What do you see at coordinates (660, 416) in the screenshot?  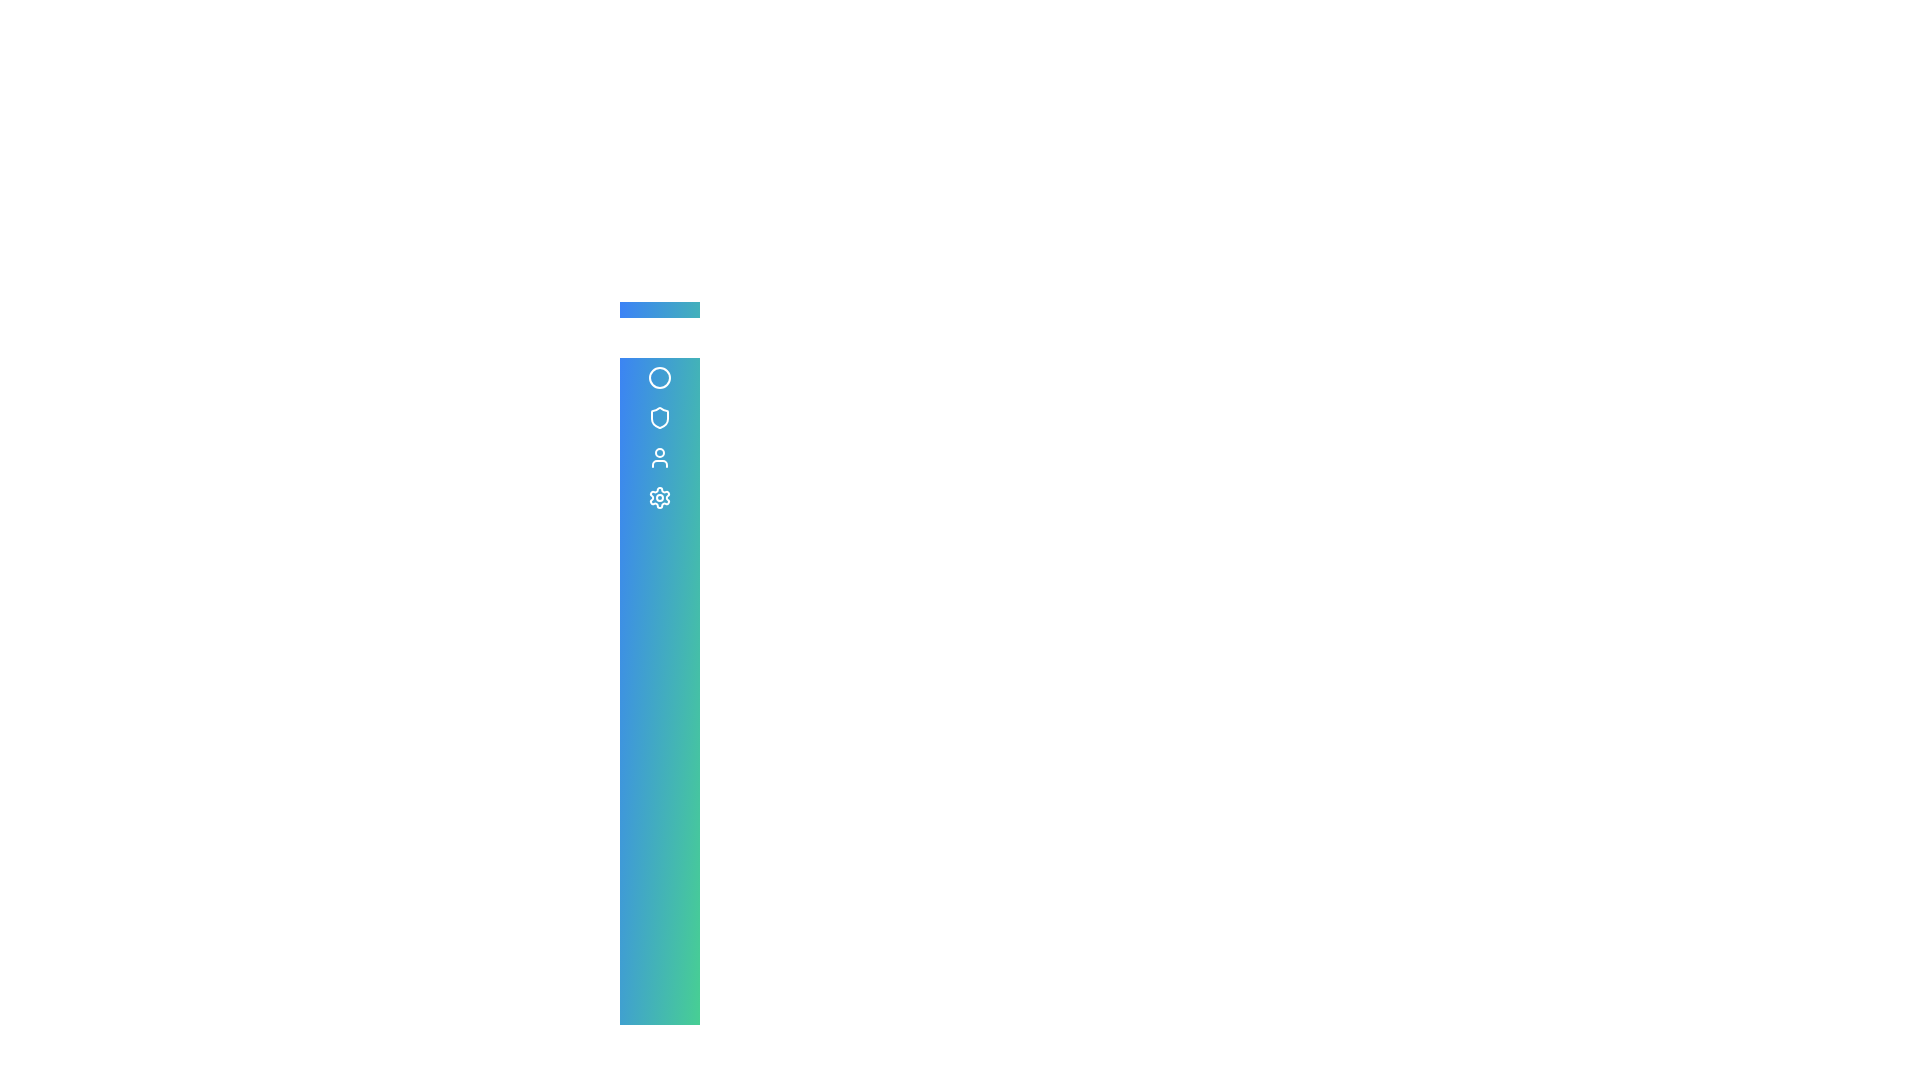 I see `the shield-like icon in the vertical navigation bar, which has a blue-to-green gradient background` at bounding box center [660, 416].